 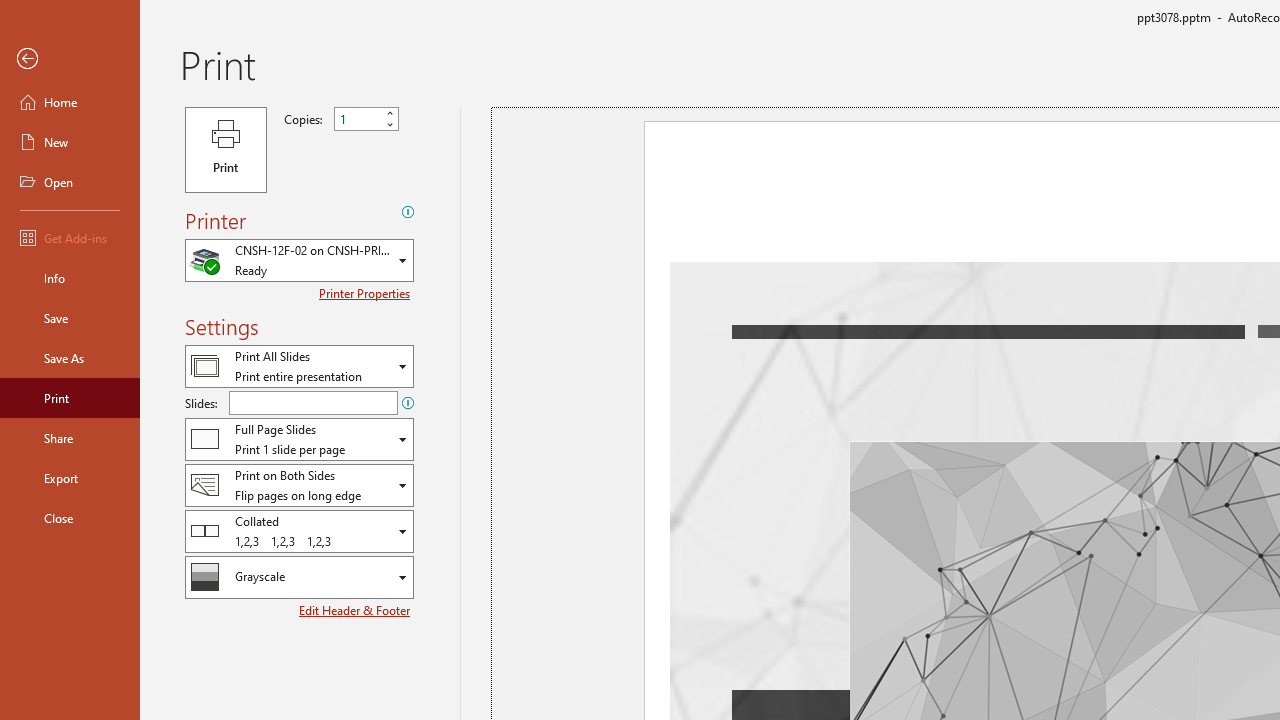 What do you see at coordinates (358, 119) in the screenshot?
I see `'Copies'` at bounding box center [358, 119].